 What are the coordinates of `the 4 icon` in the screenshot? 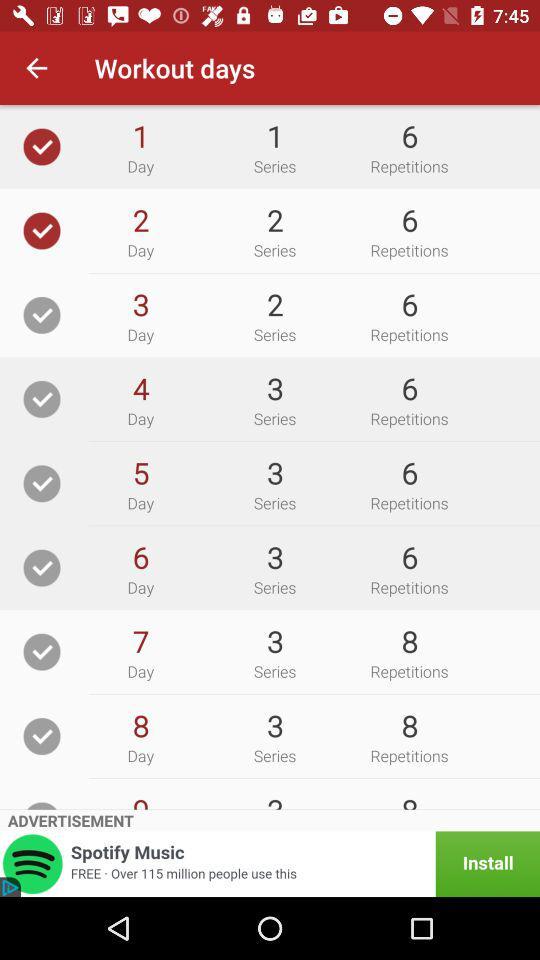 It's located at (139, 387).